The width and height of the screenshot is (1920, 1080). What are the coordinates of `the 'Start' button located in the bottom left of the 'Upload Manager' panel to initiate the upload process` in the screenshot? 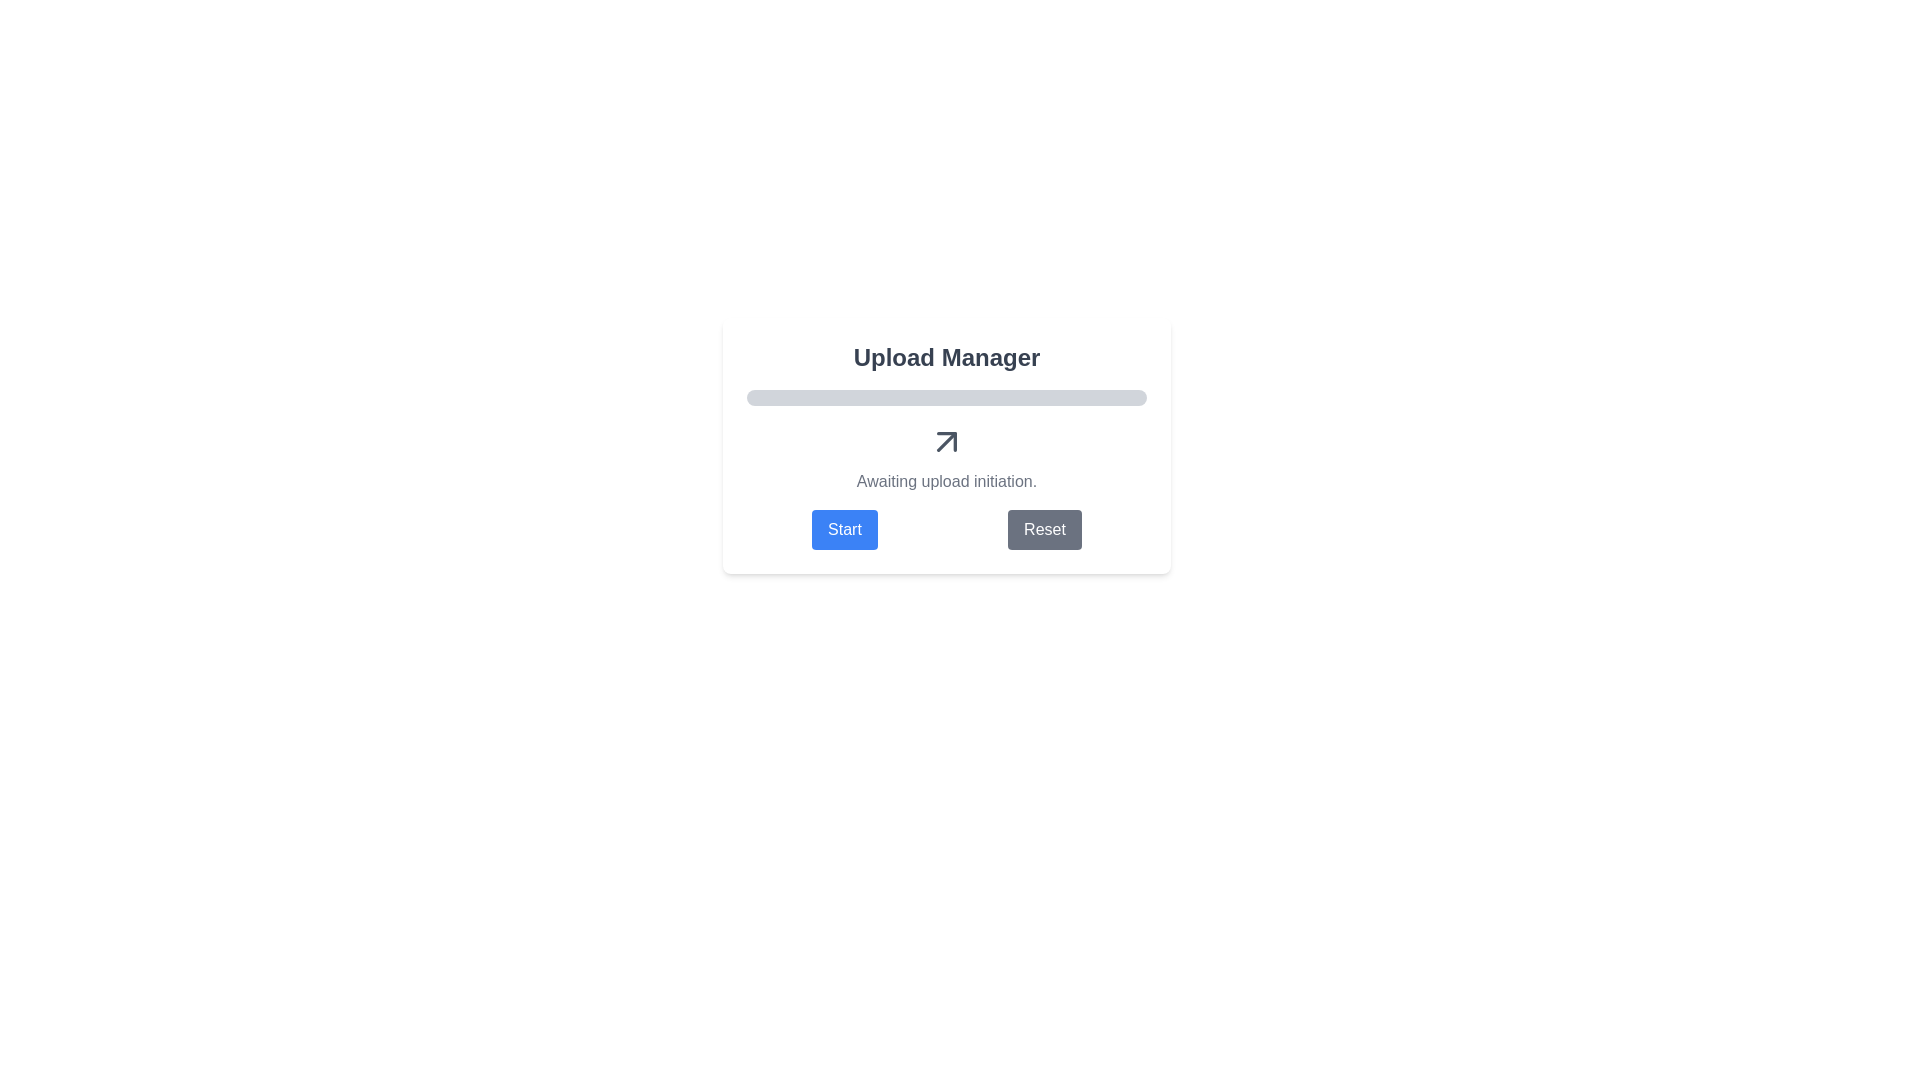 It's located at (844, 528).